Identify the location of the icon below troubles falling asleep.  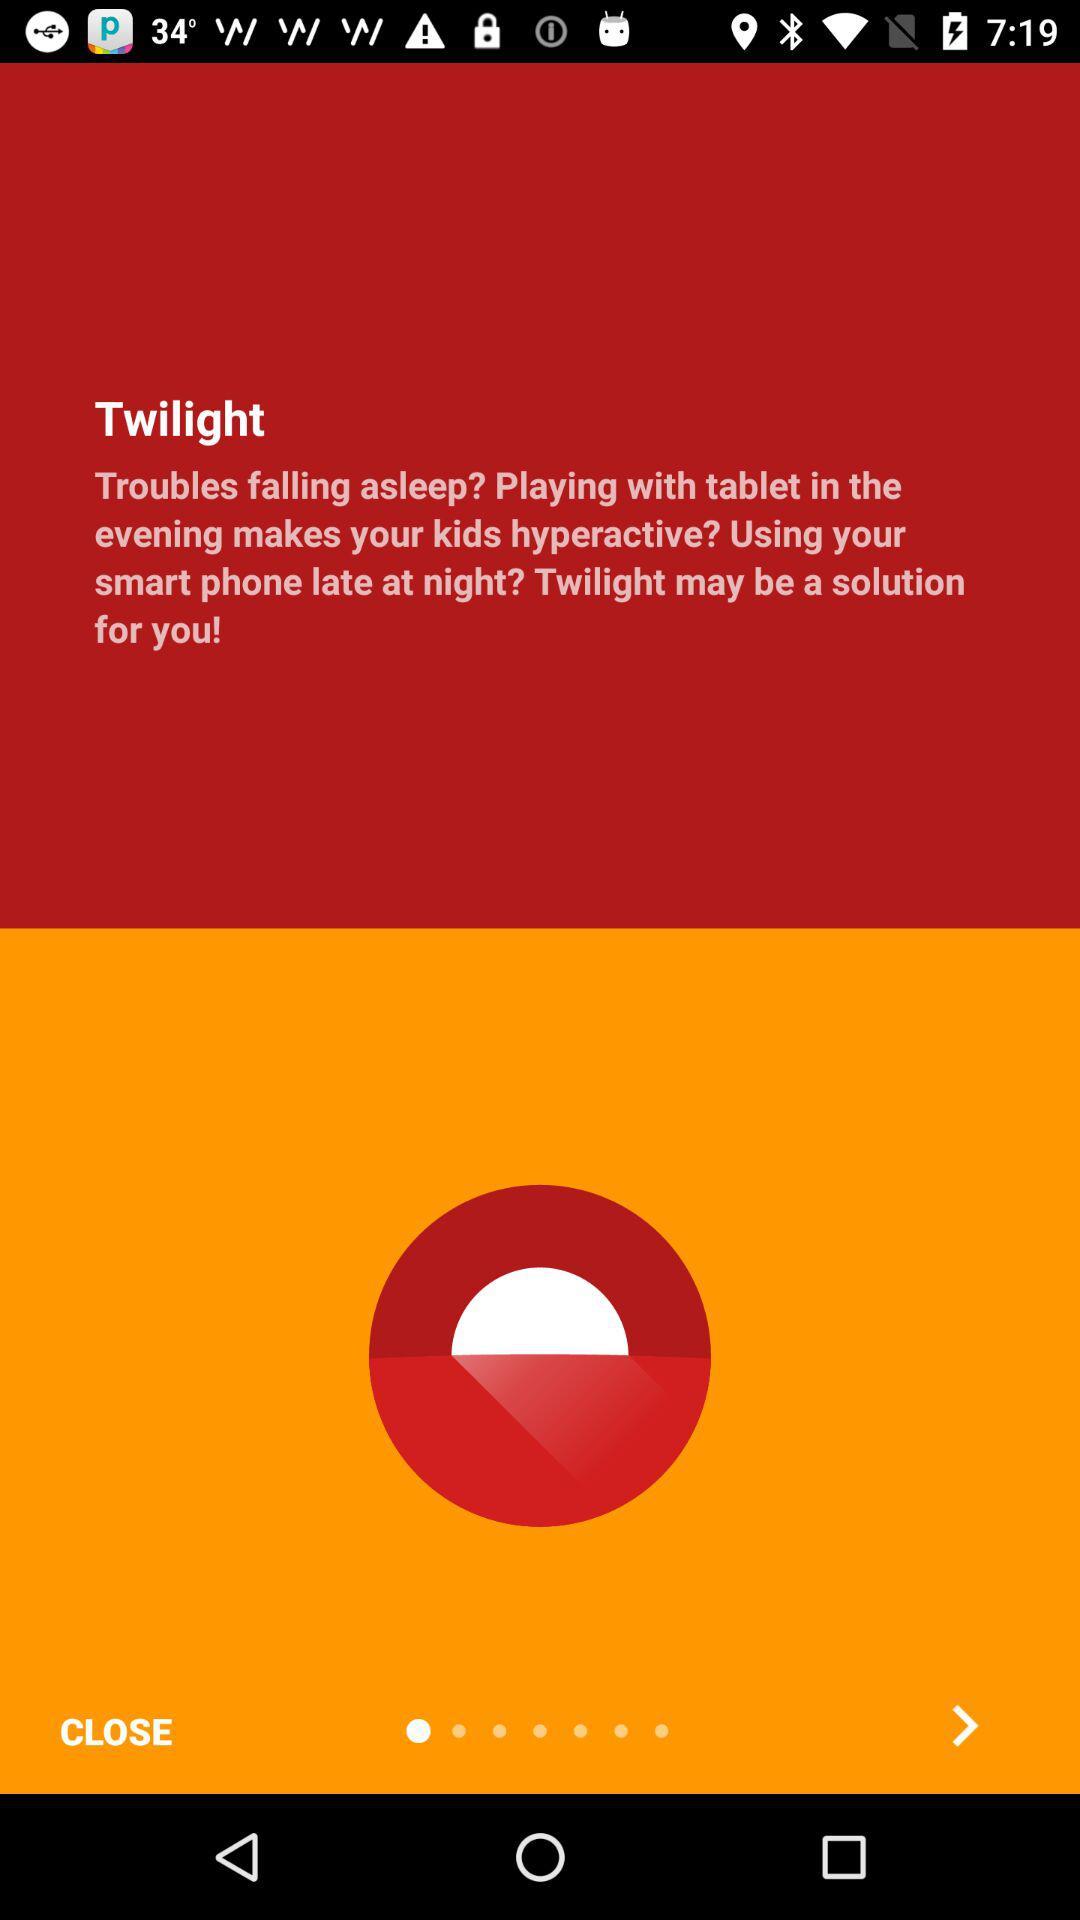
(115, 1730).